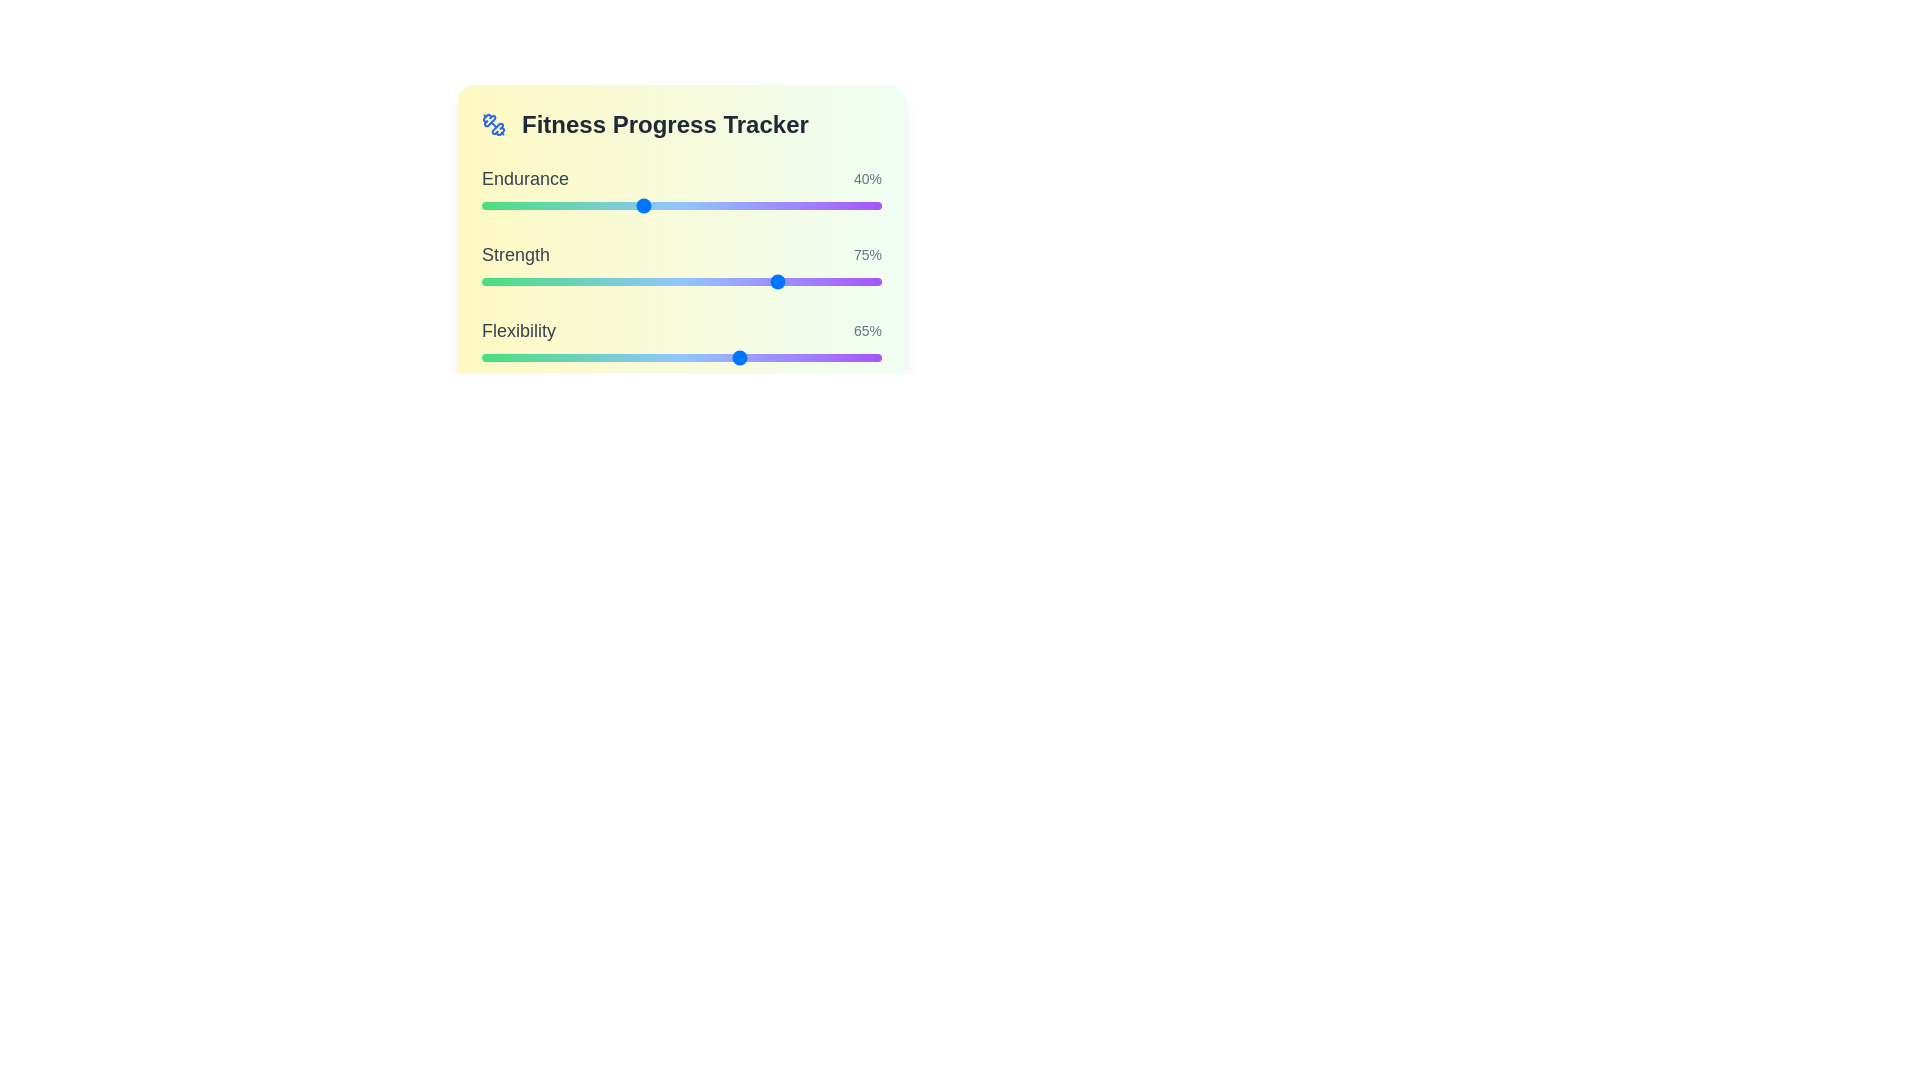  What do you see at coordinates (600, 281) in the screenshot?
I see `strength slider` at bounding box center [600, 281].